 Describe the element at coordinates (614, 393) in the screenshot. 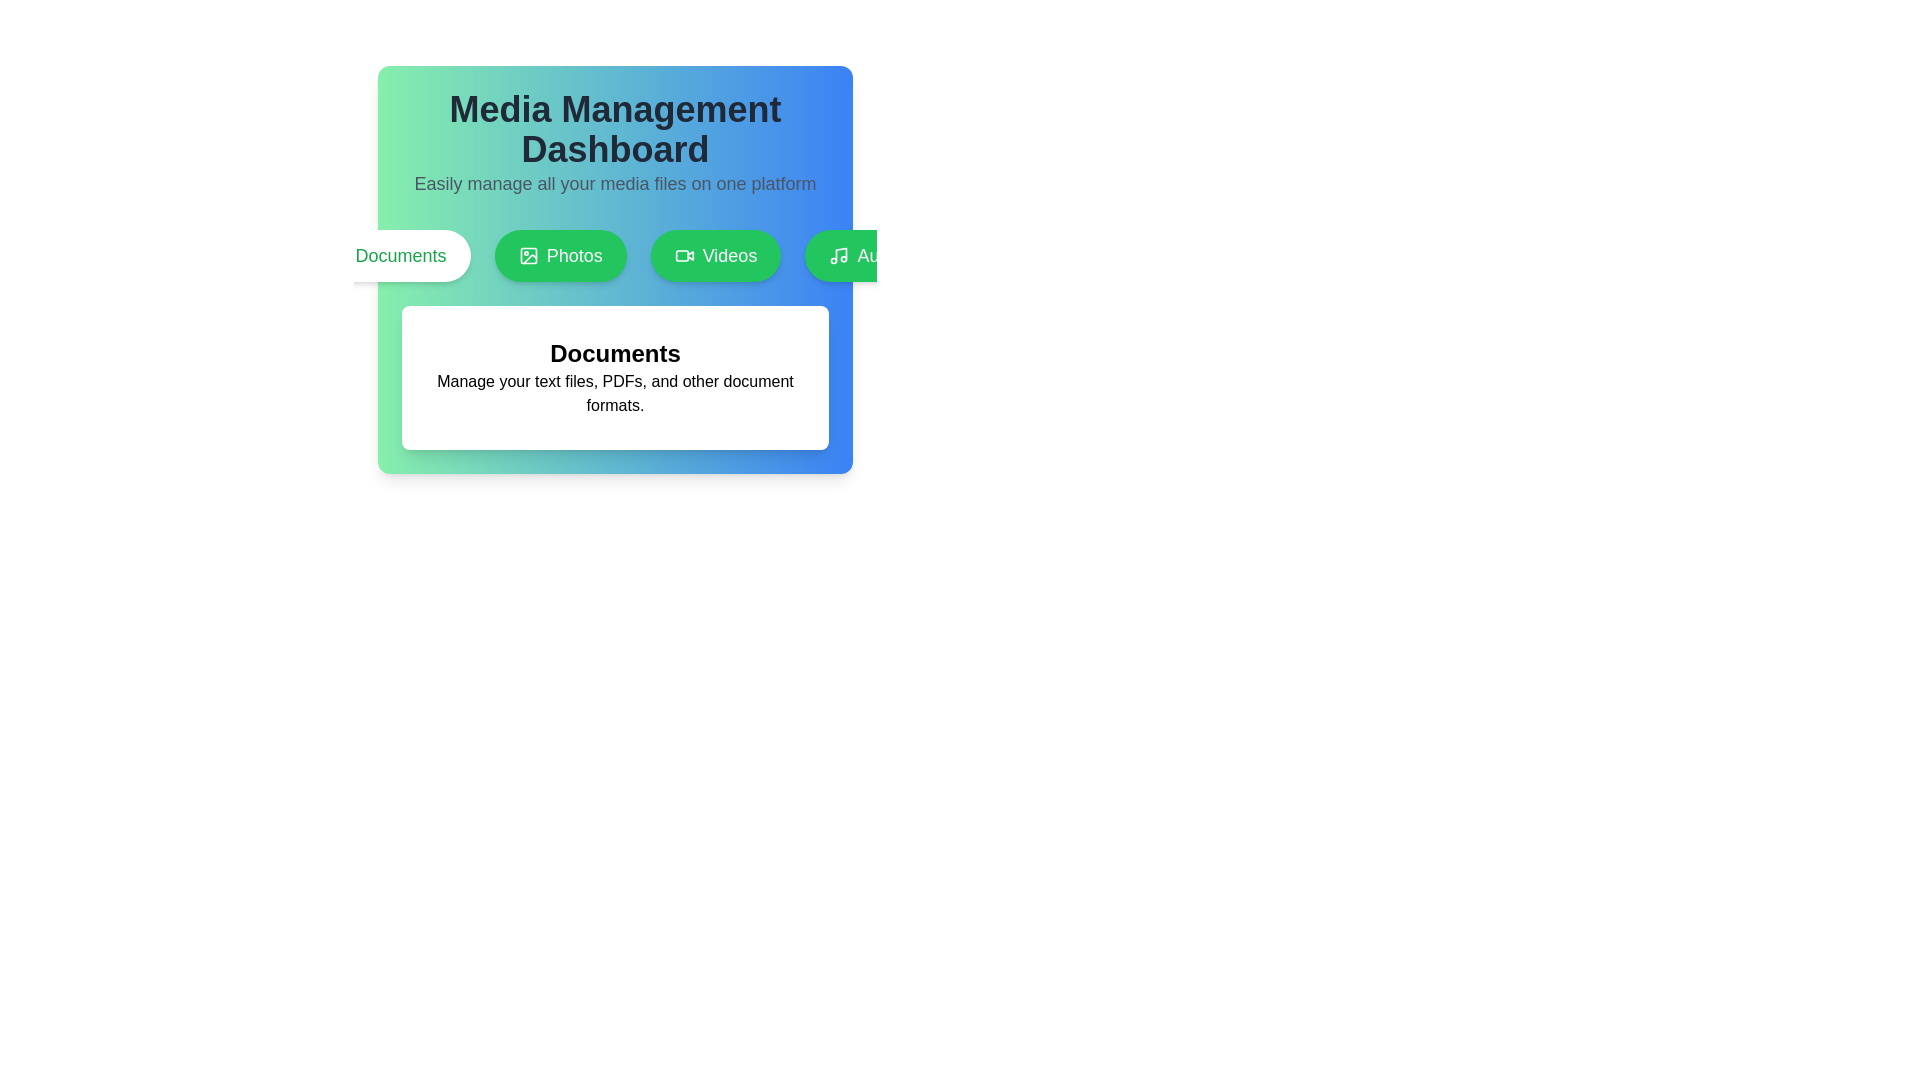

I see `the text label that describes the functionality of managing text files, located underneath the bold title 'Documents' within a white card at the center of the interface` at that location.